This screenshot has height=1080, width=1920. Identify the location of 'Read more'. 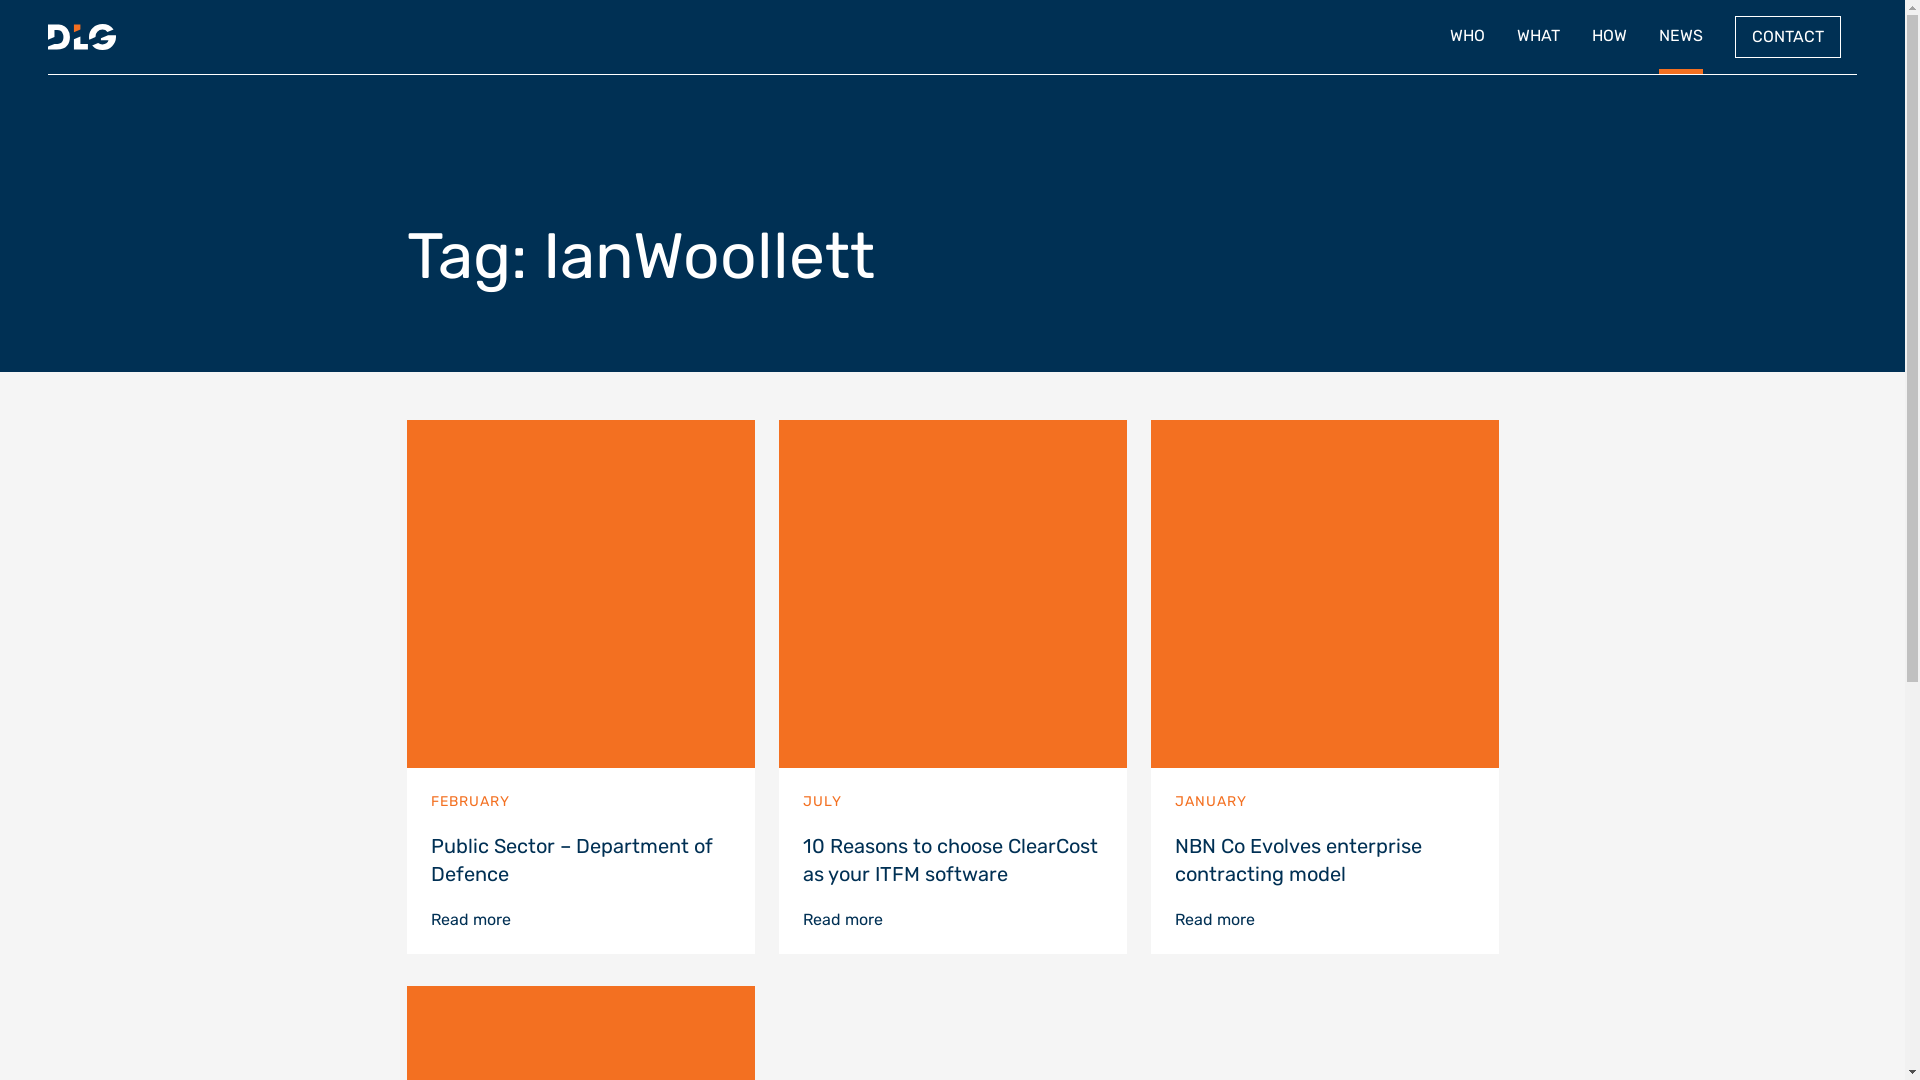
(841, 919).